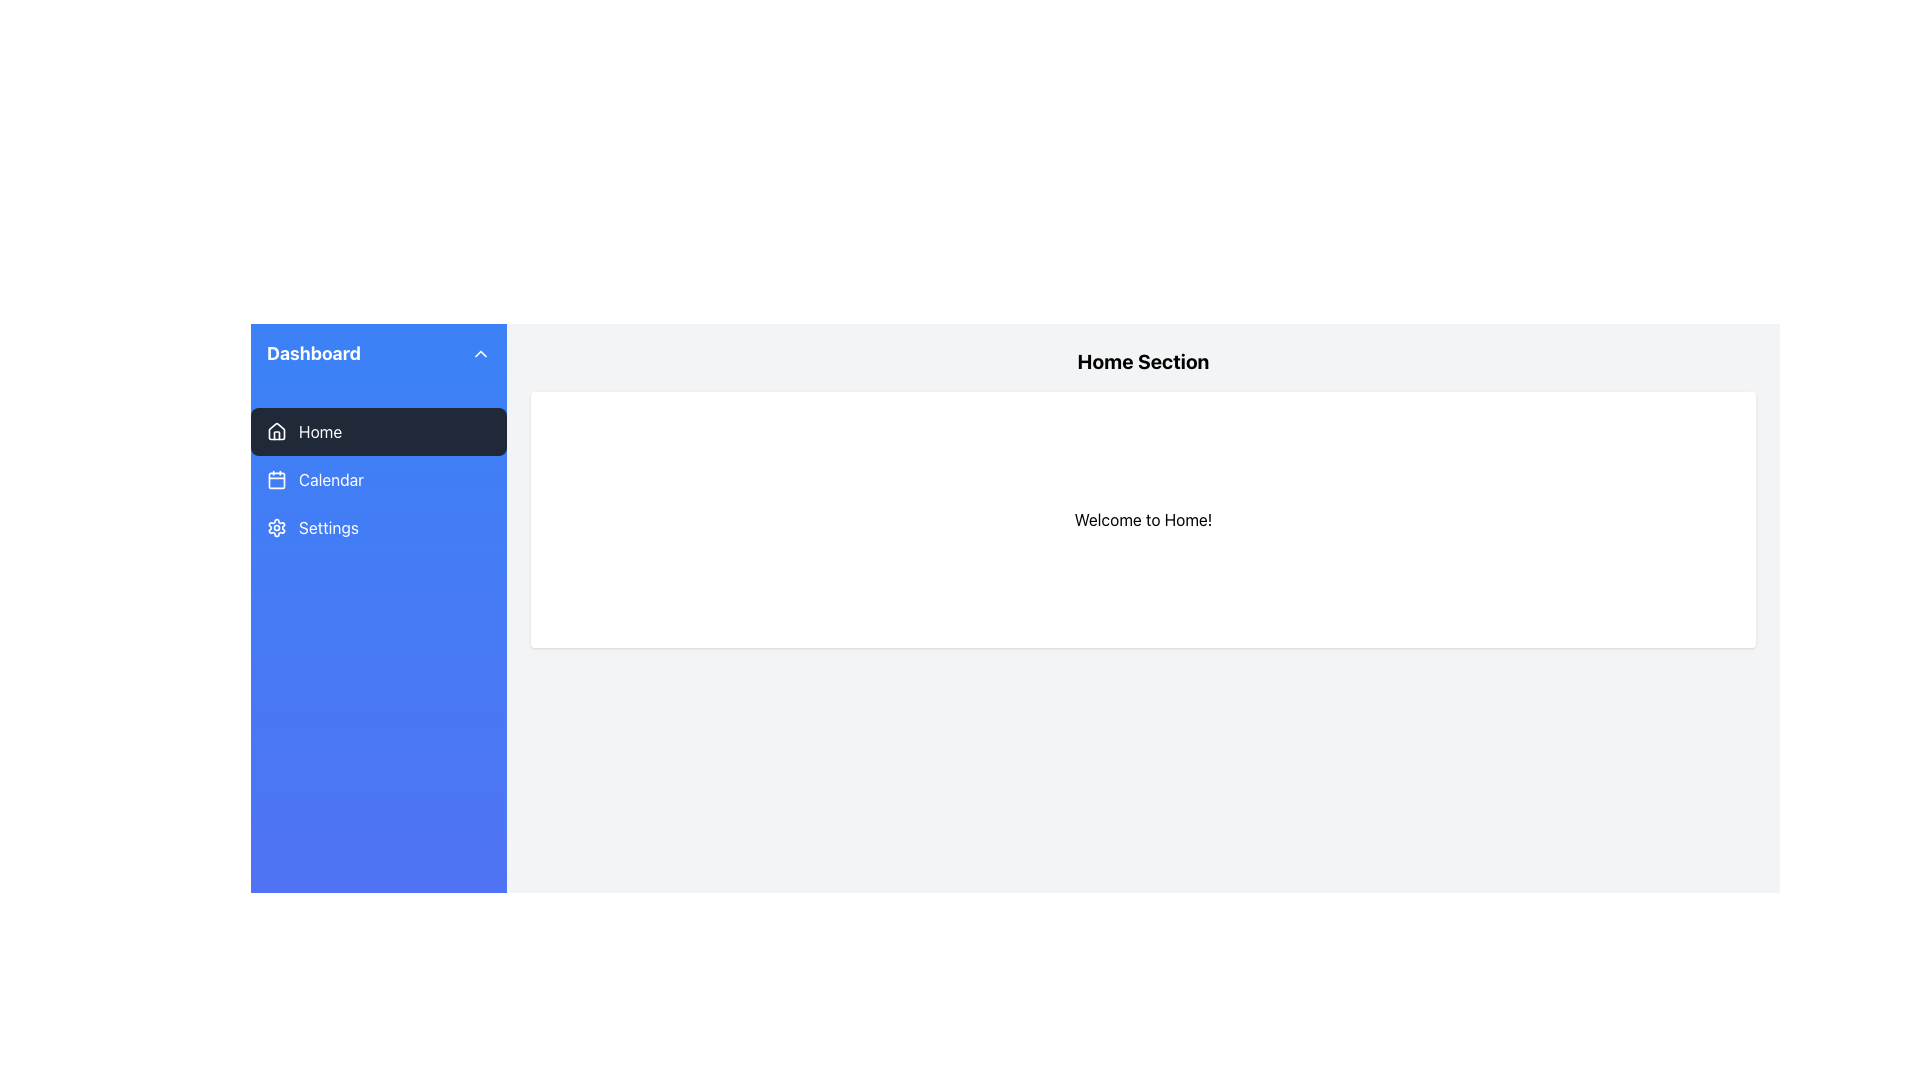 The image size is (1920, 1080). I want to click on the Chevron icon button located in the top-right corner of the sidebar header, so click(480, 353).